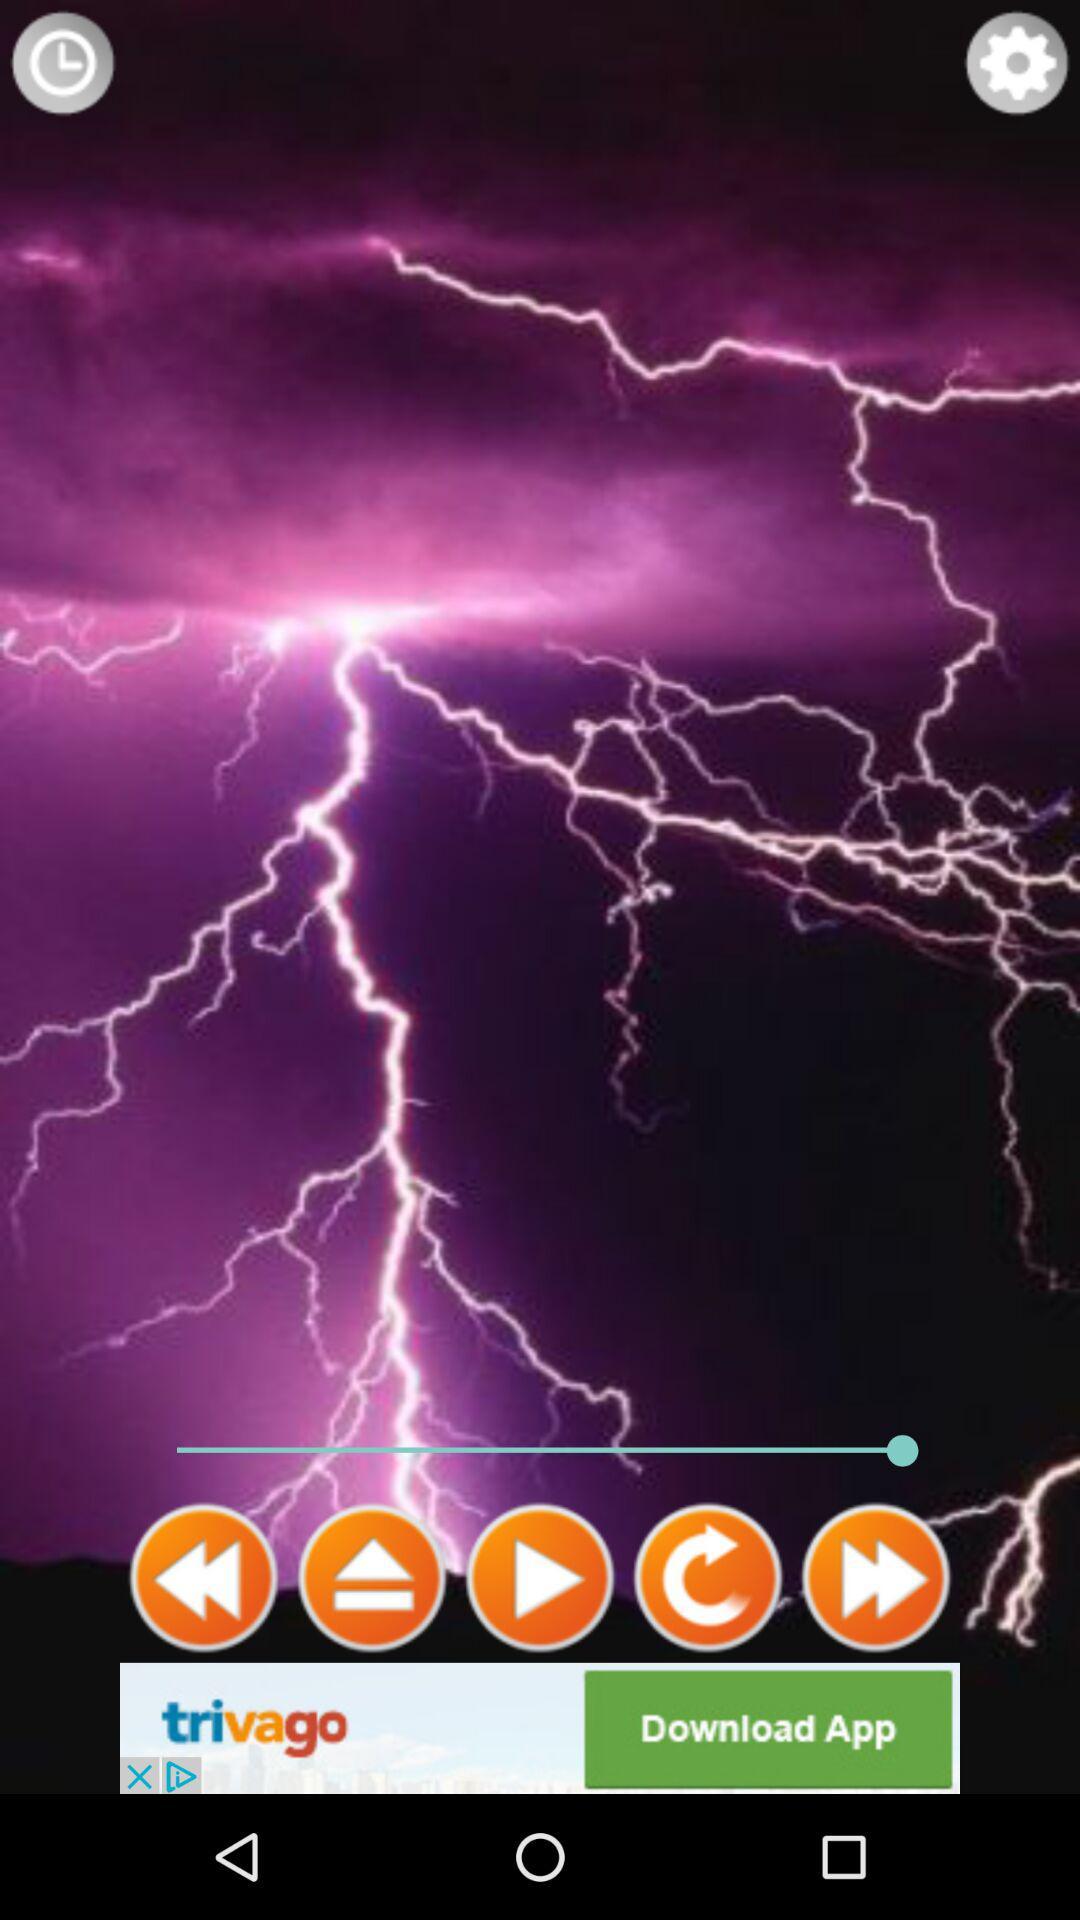 This screenshot has width=1080, height=1920. What do you see at coordinates (707, 1577) in the screenshot?
I see `repeat song button` at bounding box center [707, 1577].